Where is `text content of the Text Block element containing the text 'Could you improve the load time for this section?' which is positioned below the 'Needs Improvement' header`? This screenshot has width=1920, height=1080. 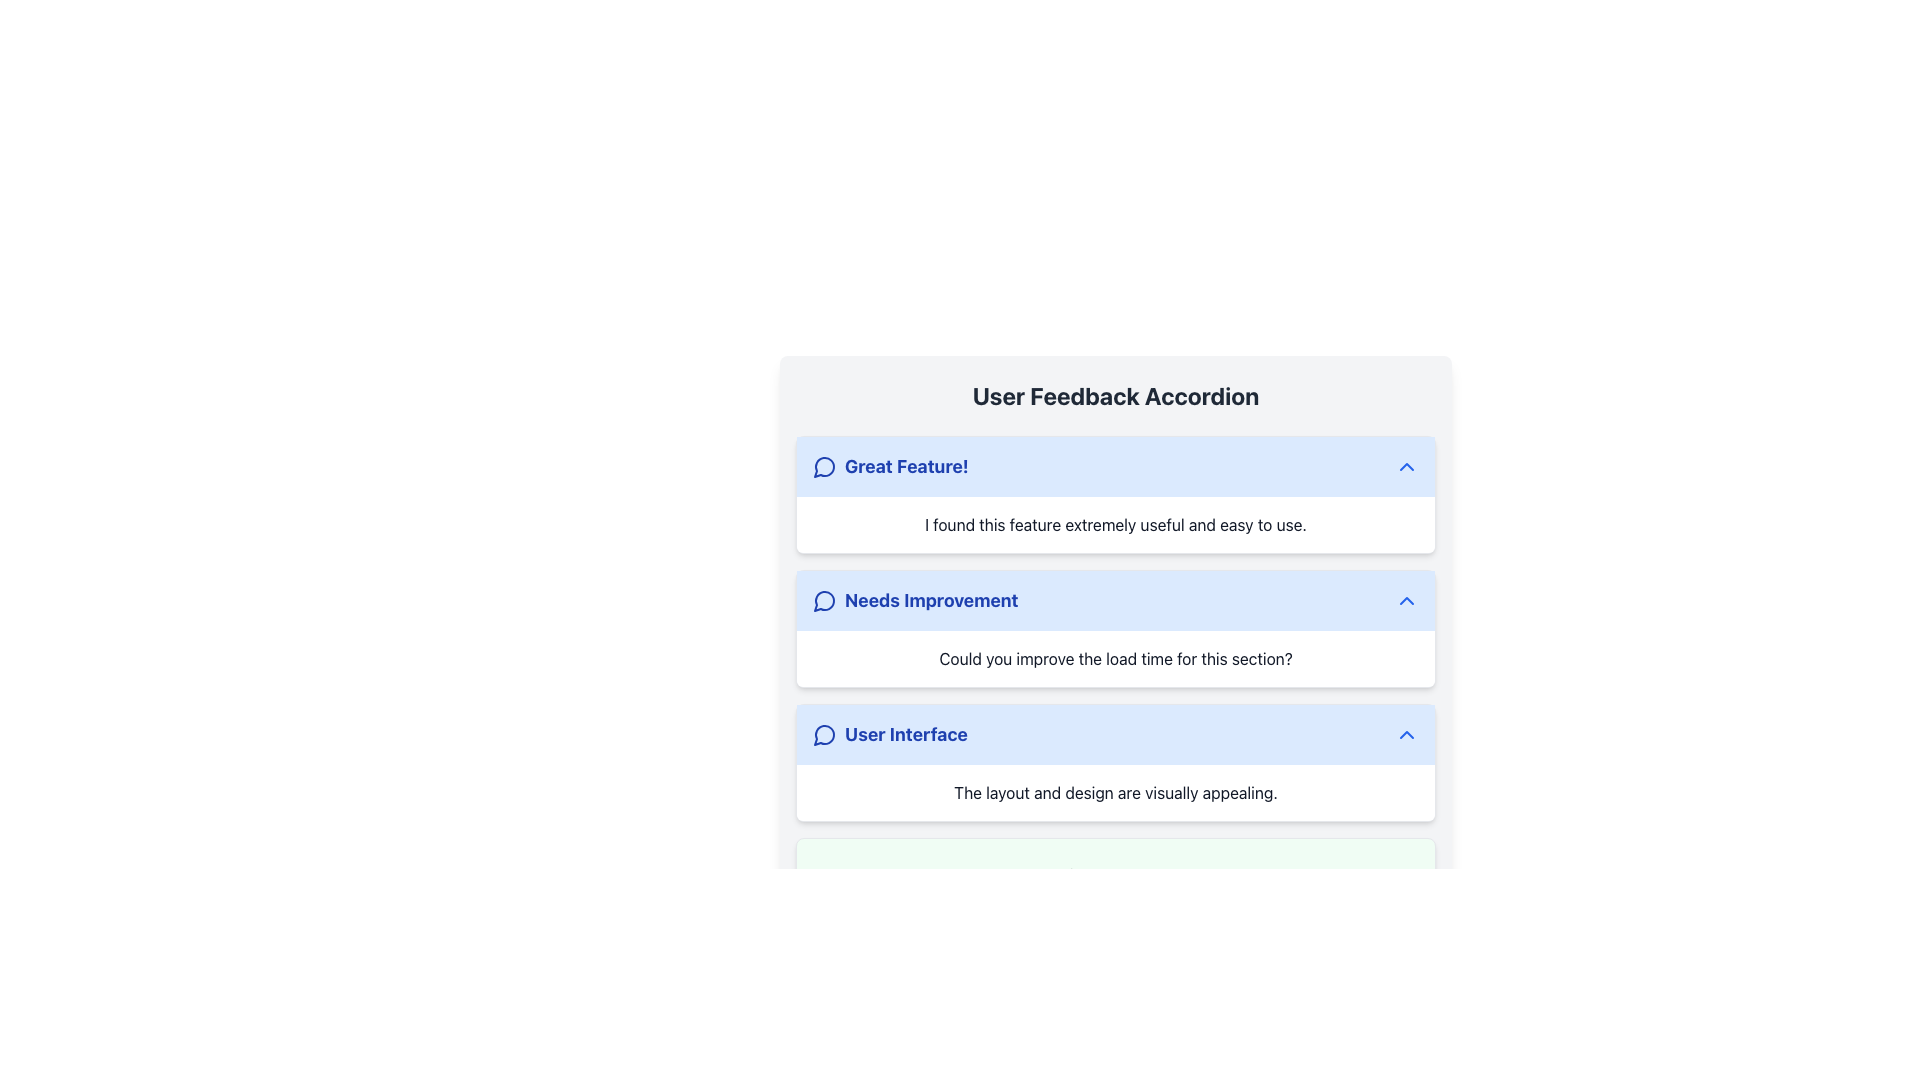
text content of the Text Block element containing the text 'Could you improve the load time for this section?' which is positioned below the 'Needs Improvement' header is located at coordinates (1115, 659).